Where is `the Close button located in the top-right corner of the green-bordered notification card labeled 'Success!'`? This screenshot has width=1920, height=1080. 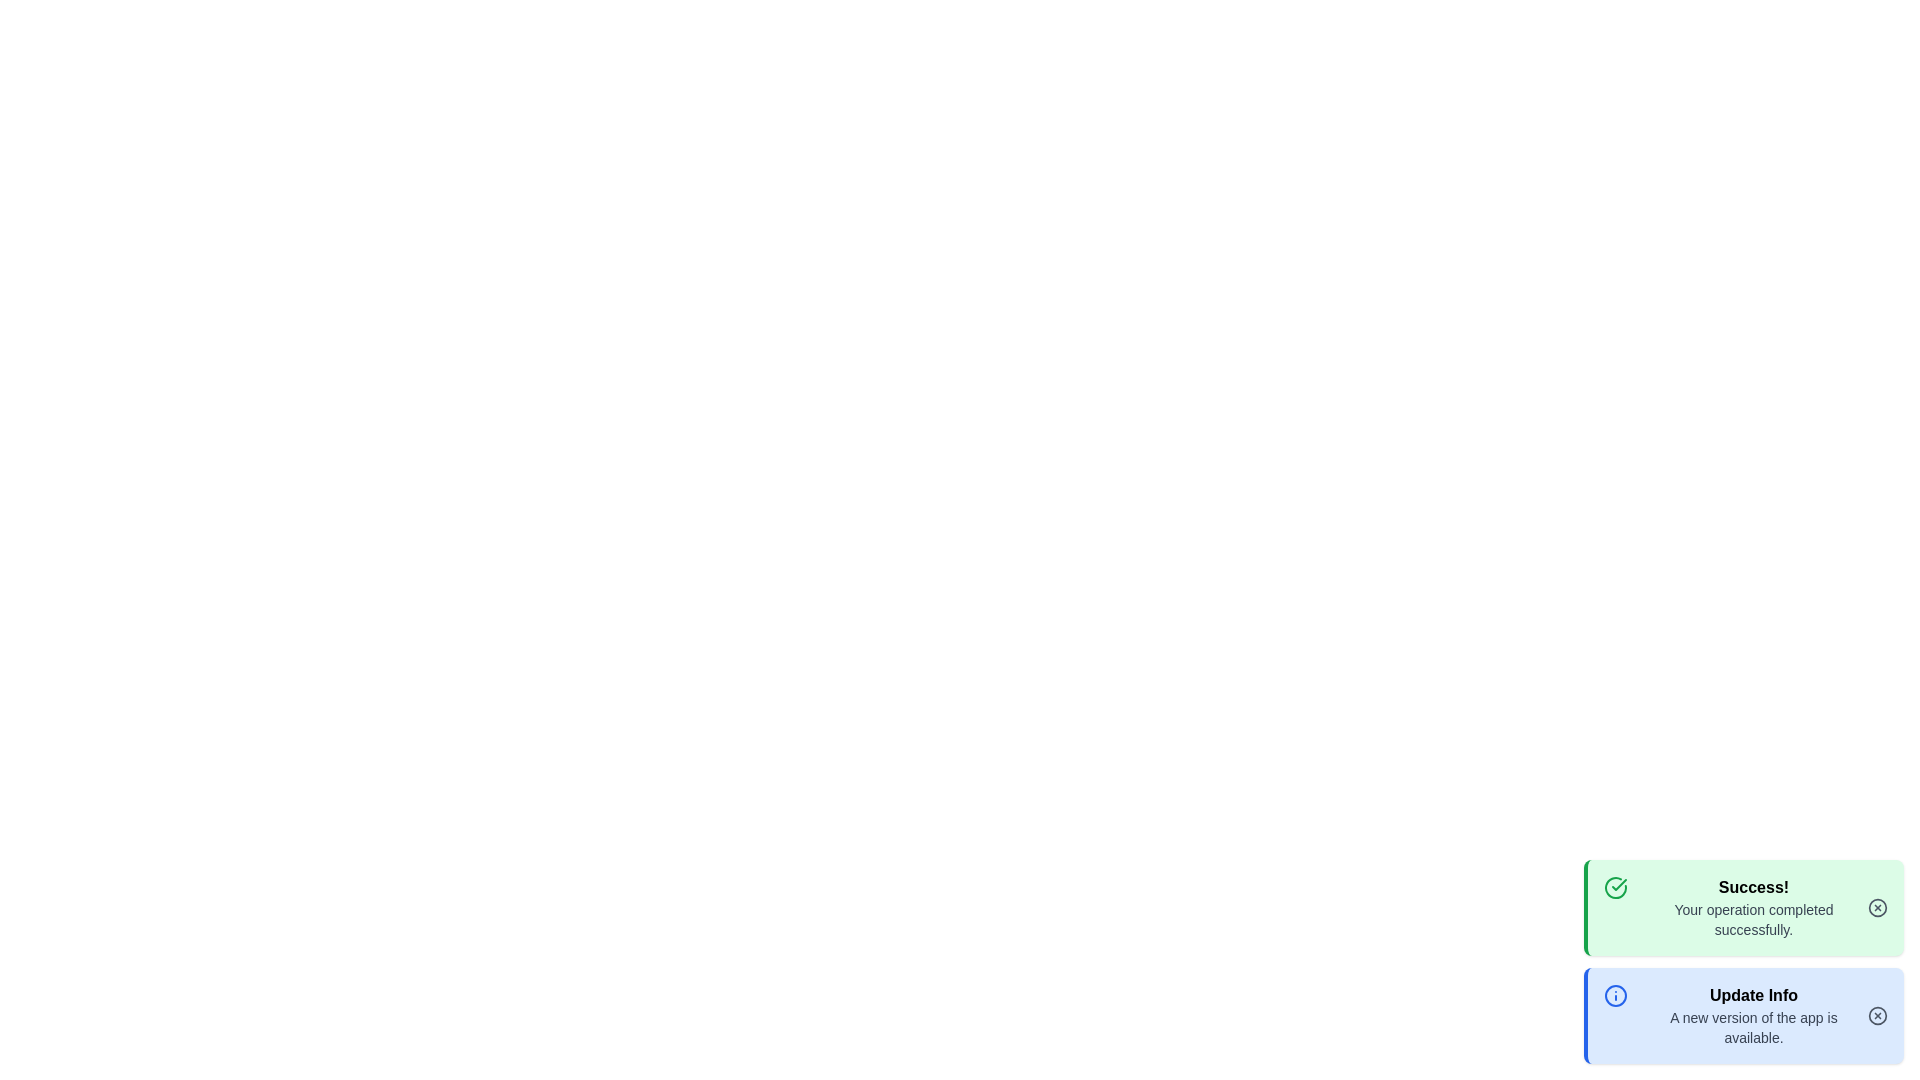 the Close button located in the top-right corner of the green-bordered notification card labeled 'Success!' is located at coordinates (1876, 907).